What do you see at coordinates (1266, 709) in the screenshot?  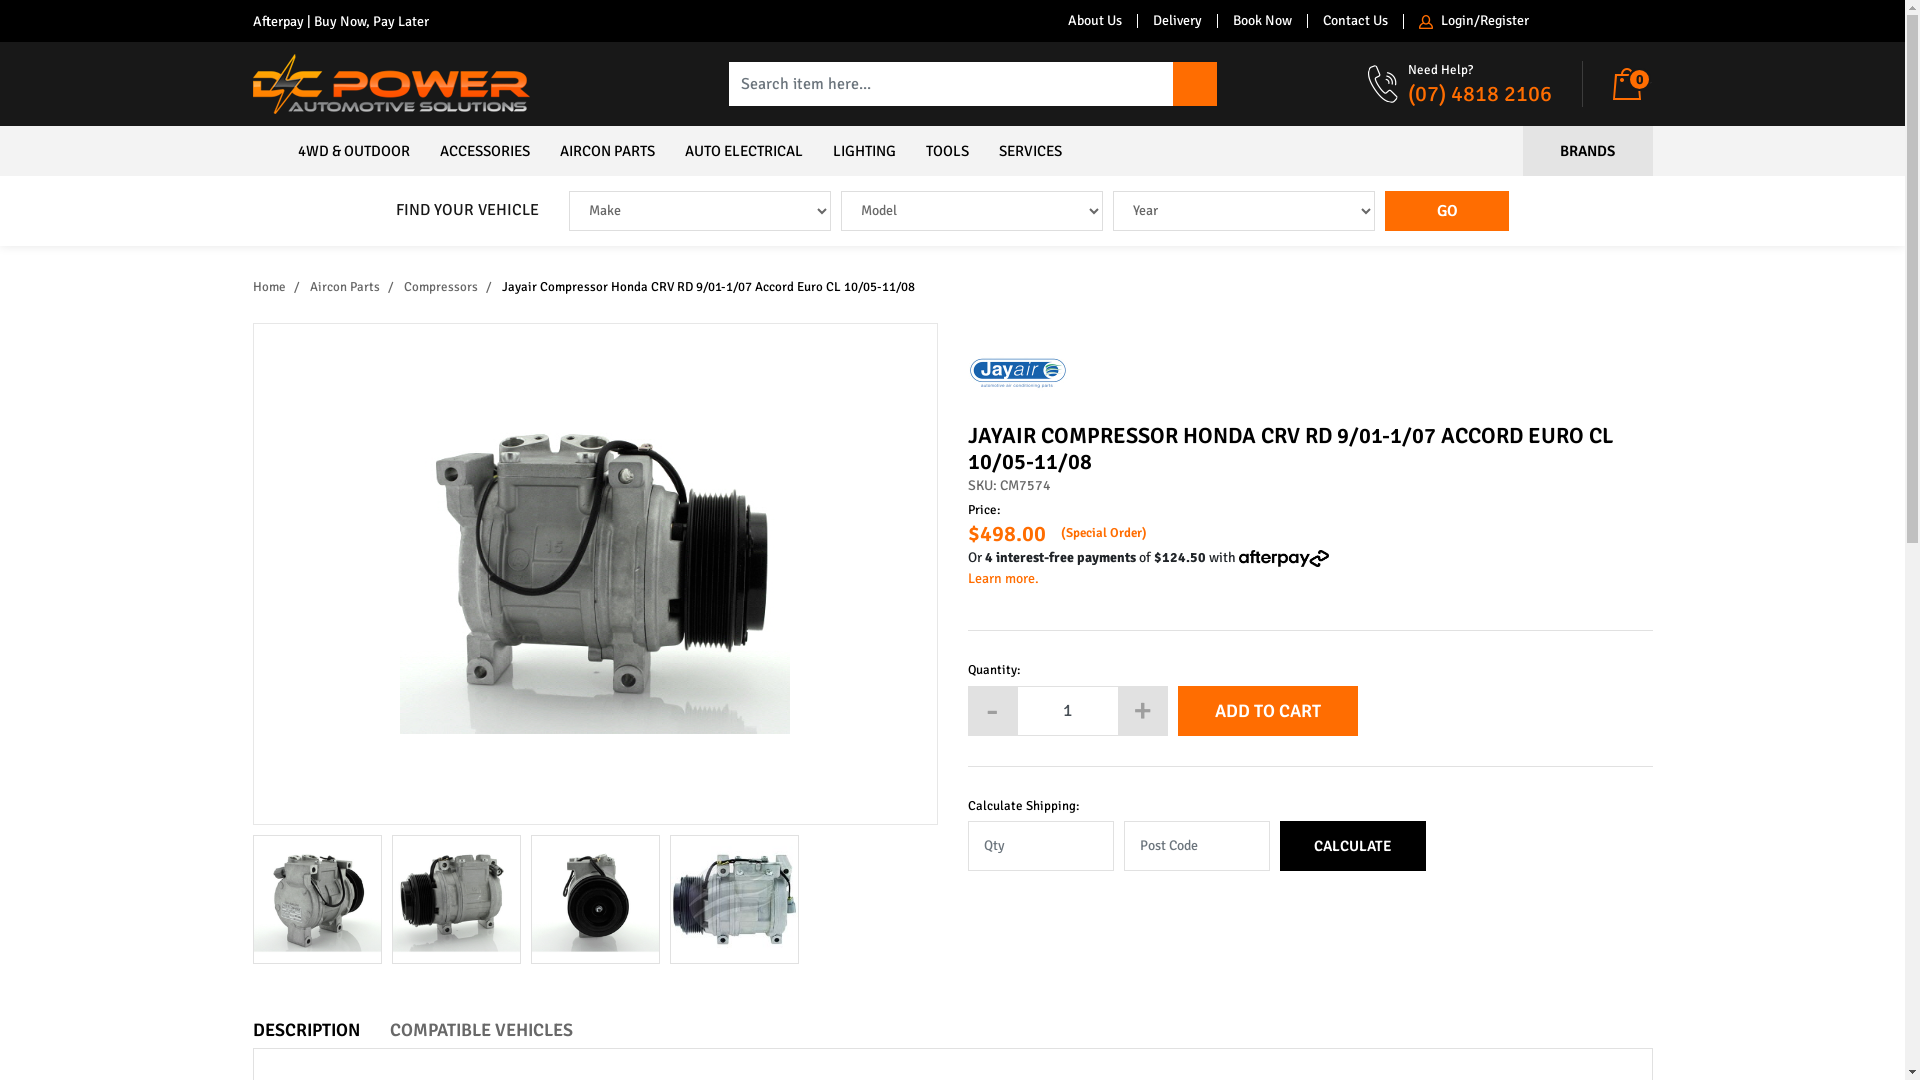 I see `'ADD TO CART'` at bounding box center [1266, 709].